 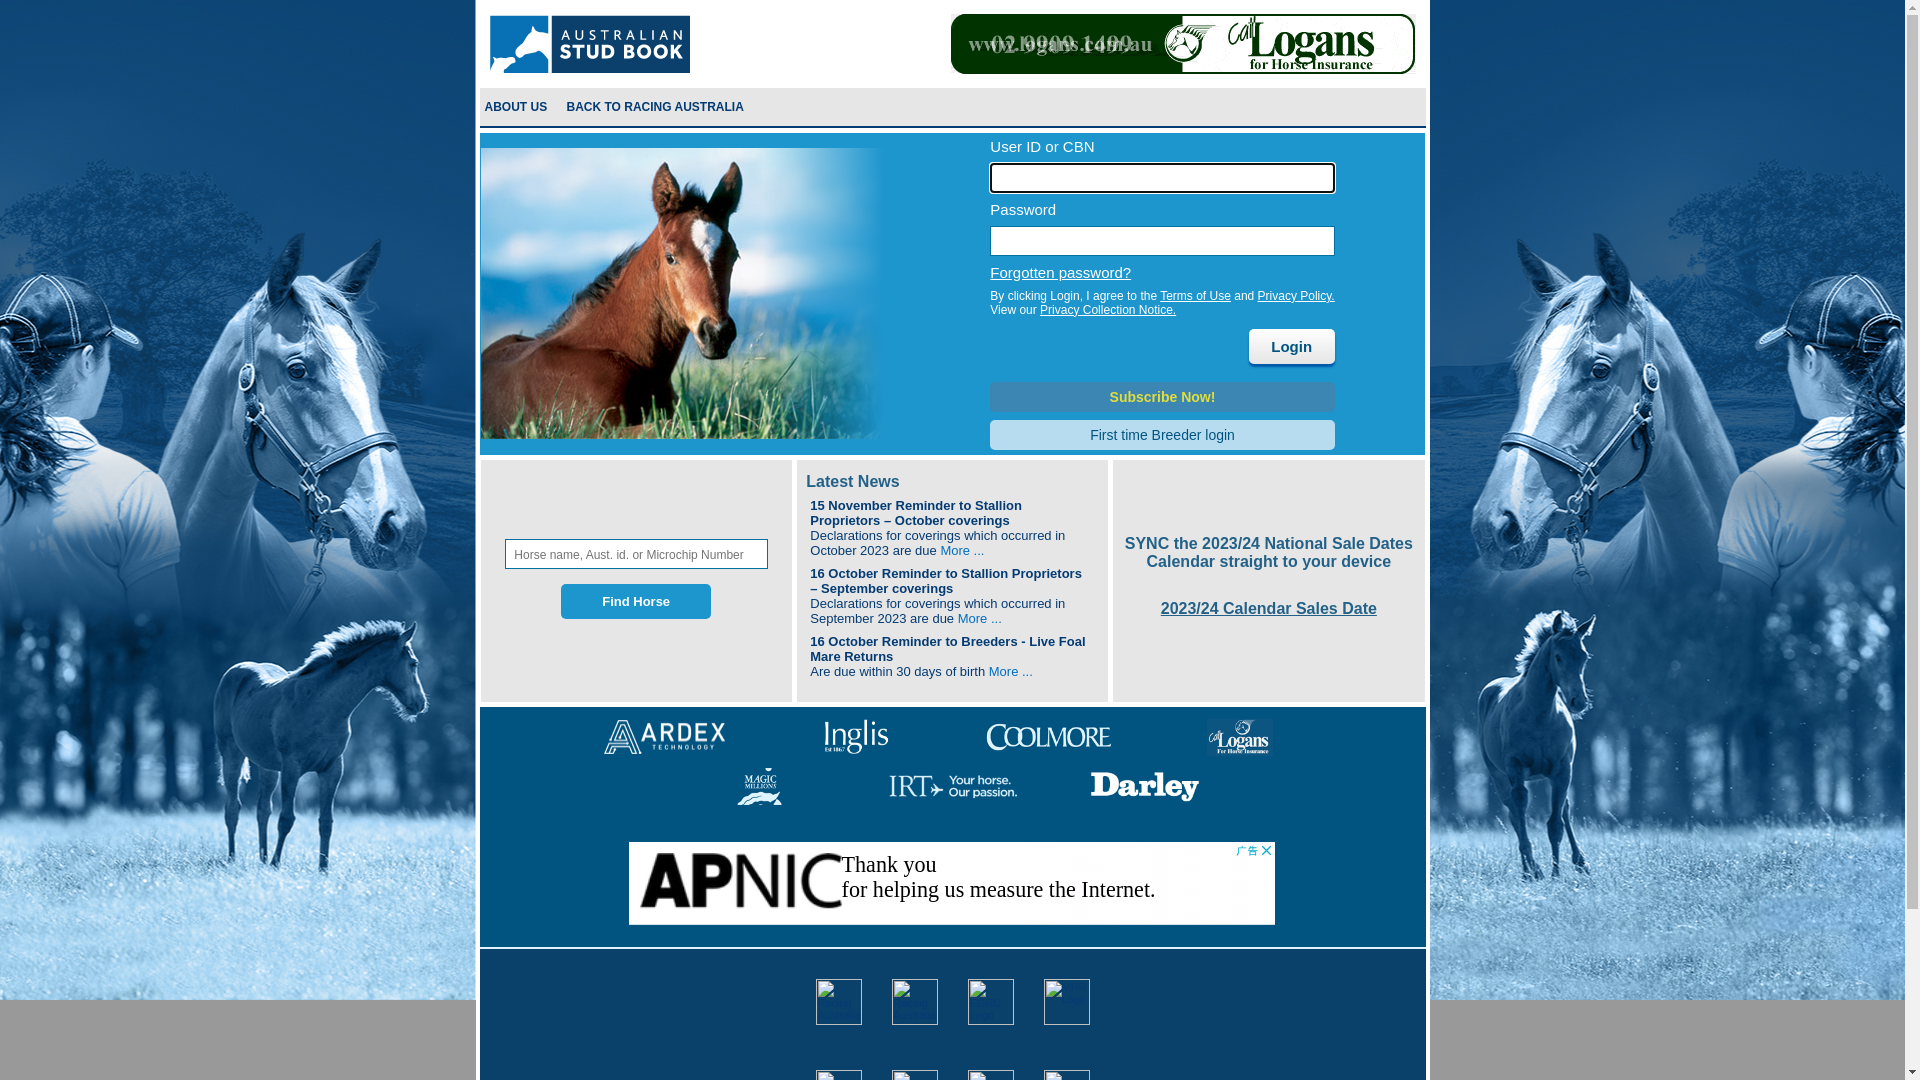 What do you see at coordinates (951, 785) in the screenshot?
I see `'IRT'` at bounding box center [951, 785].